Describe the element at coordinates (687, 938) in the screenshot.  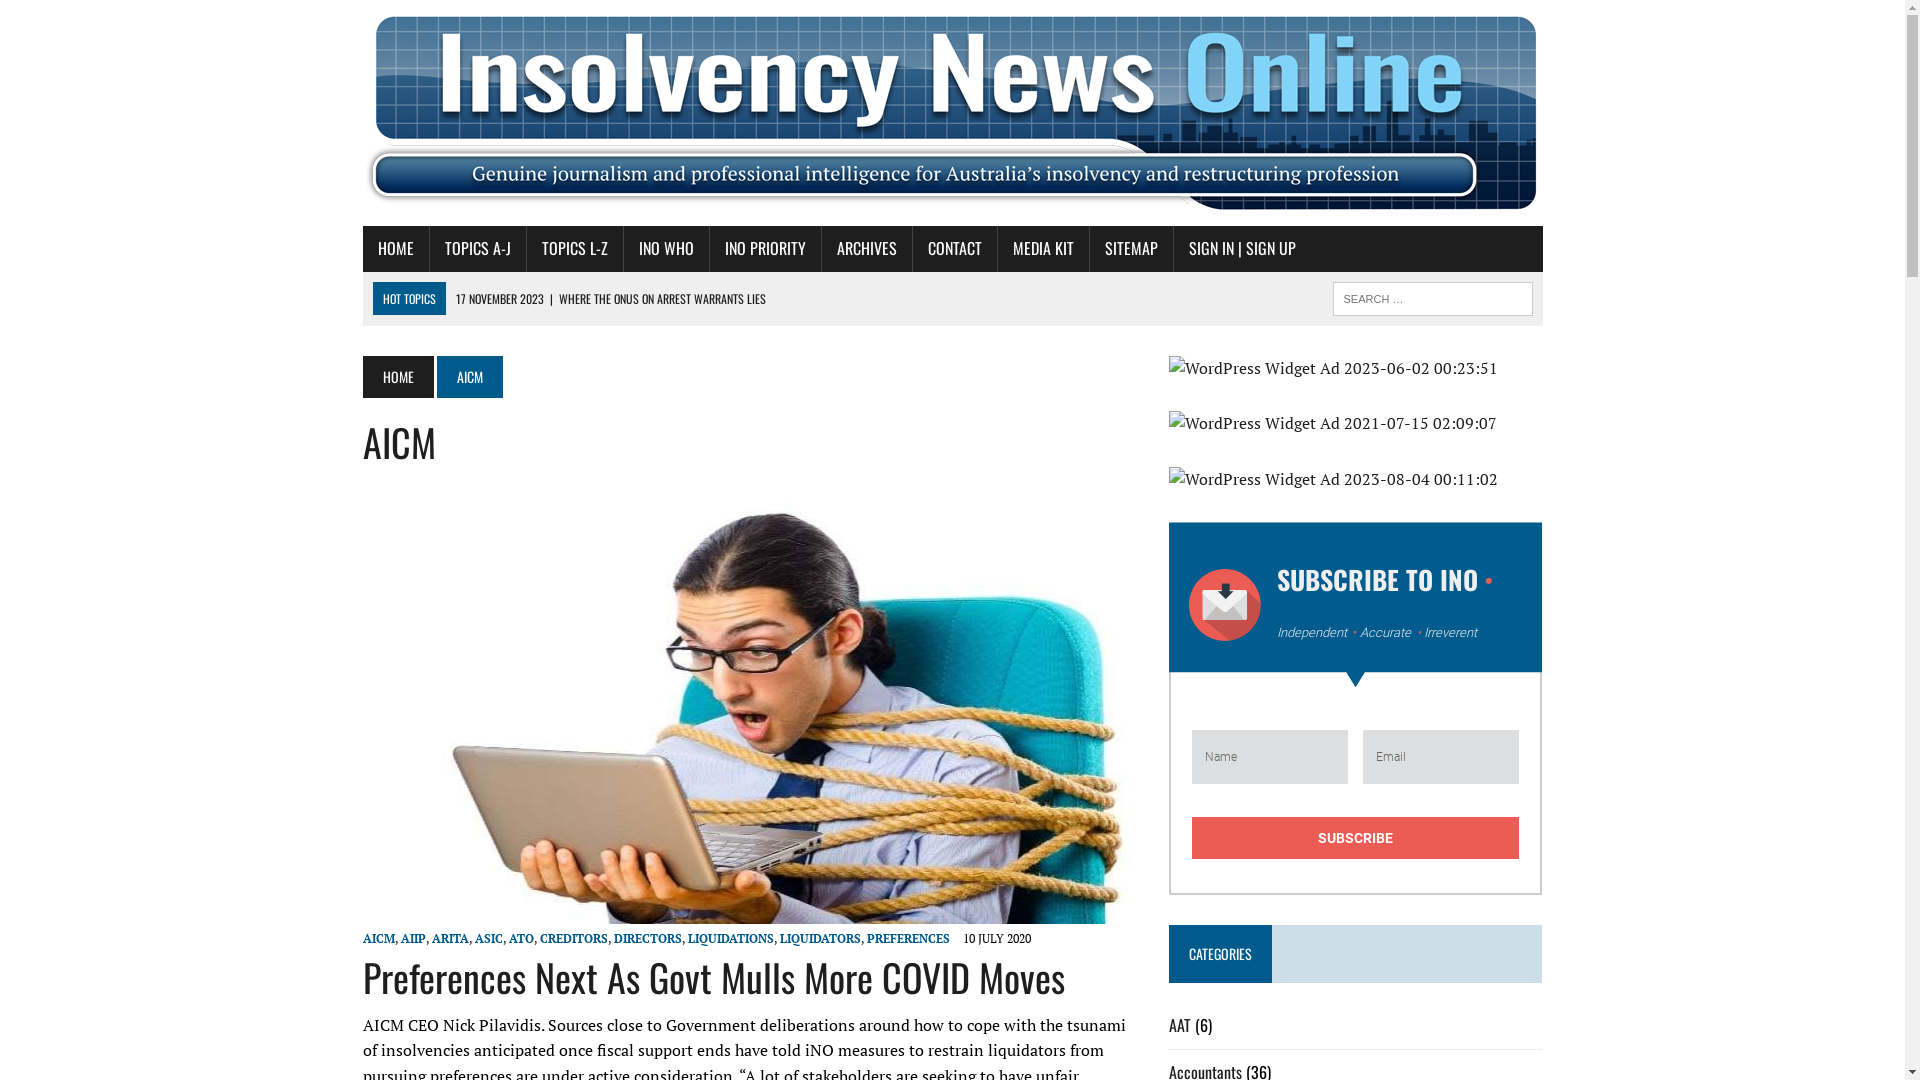
I see `'LIQUIDATIONS'` at that location.